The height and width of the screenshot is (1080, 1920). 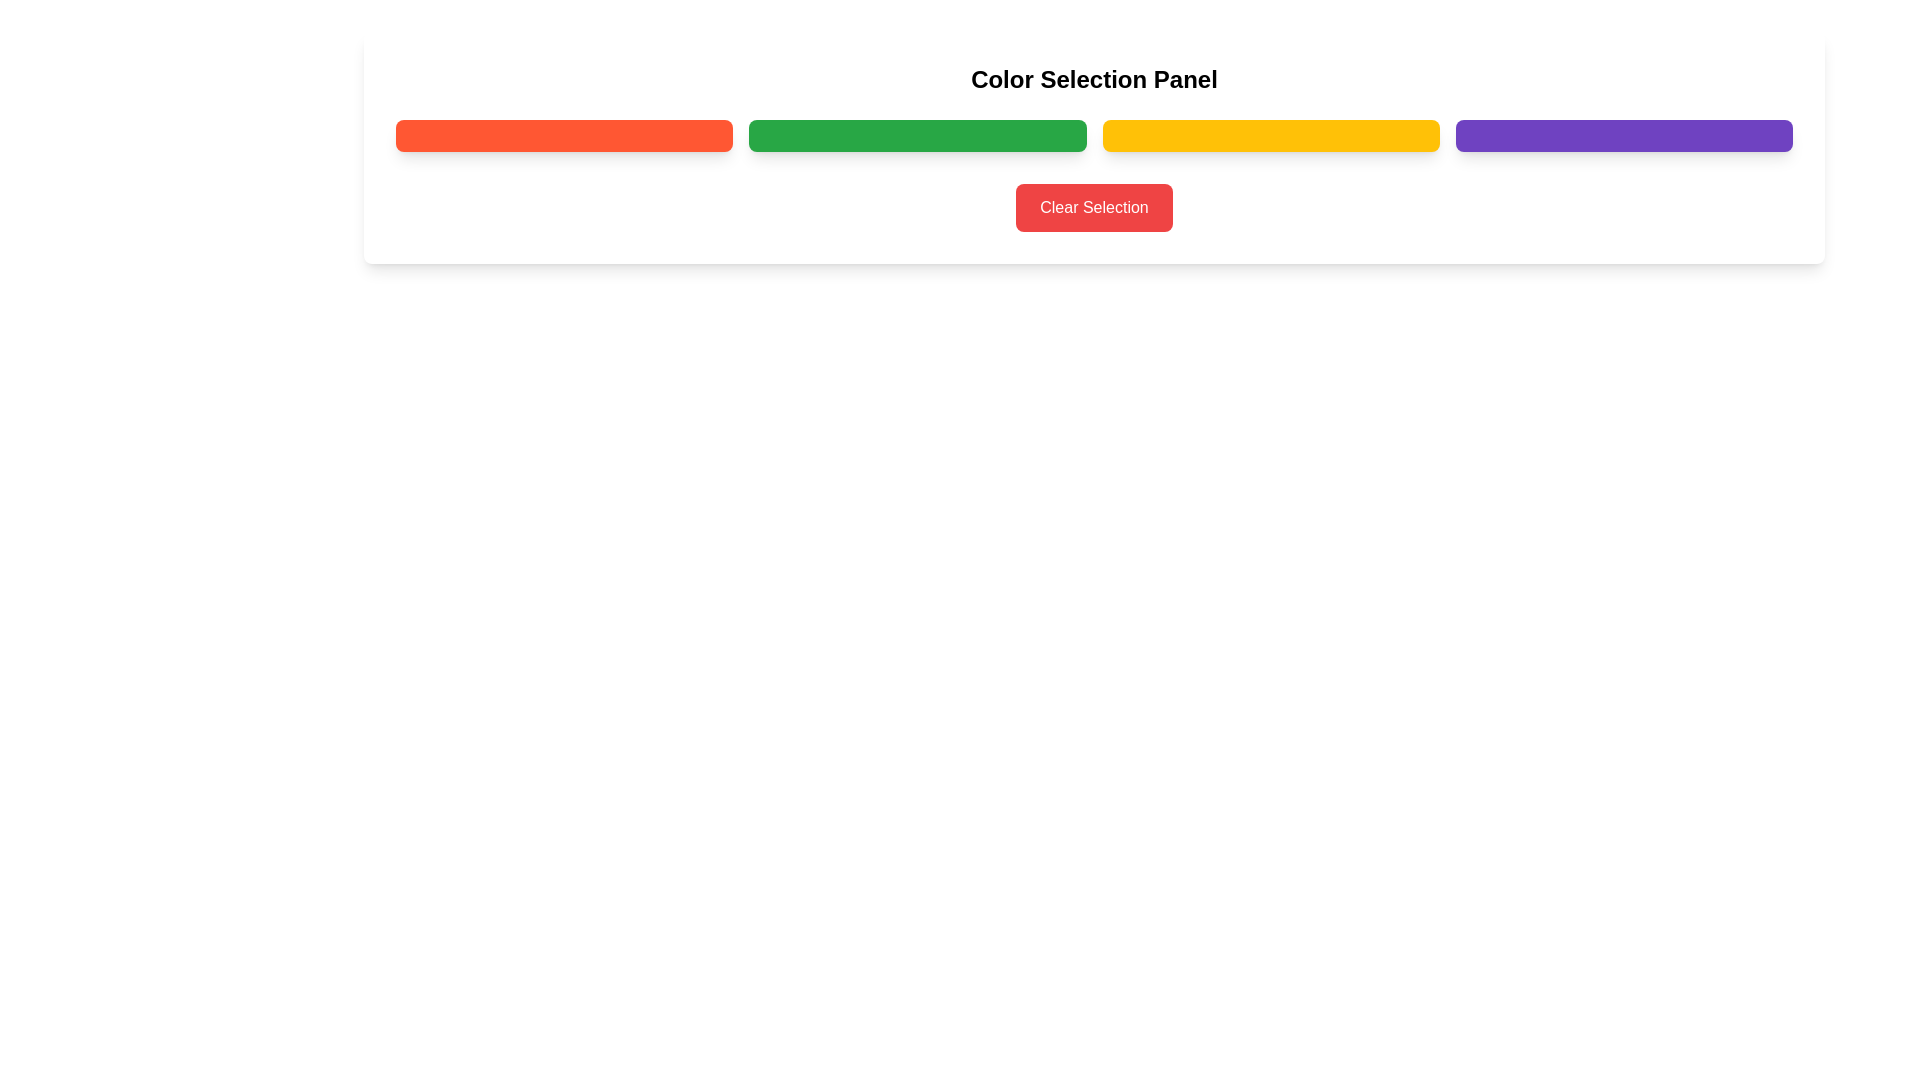 I want to click on the green button, which is the second button in a horizontal arrangement of four buttons, positioned directly to the right of an orange button, so click(x=916, y=135).